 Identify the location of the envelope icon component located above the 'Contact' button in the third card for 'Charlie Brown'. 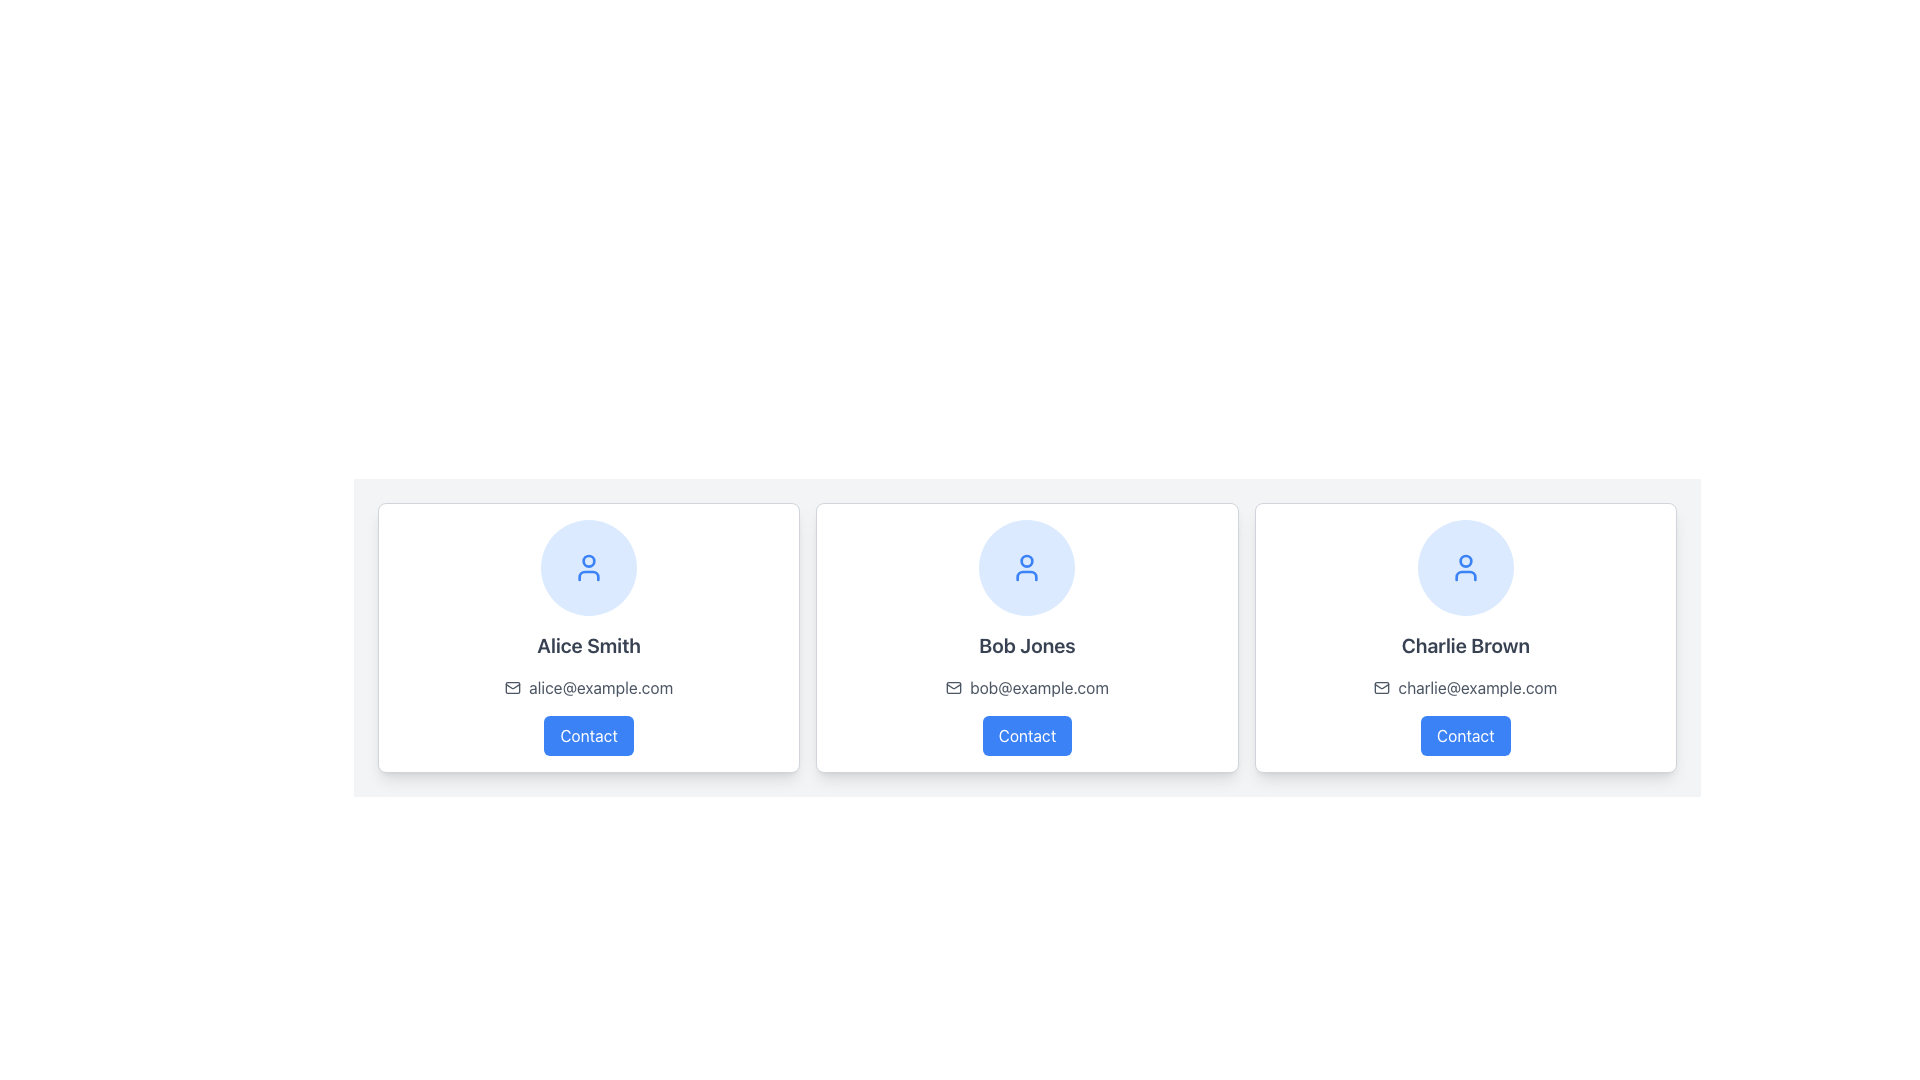
(1381, 686).